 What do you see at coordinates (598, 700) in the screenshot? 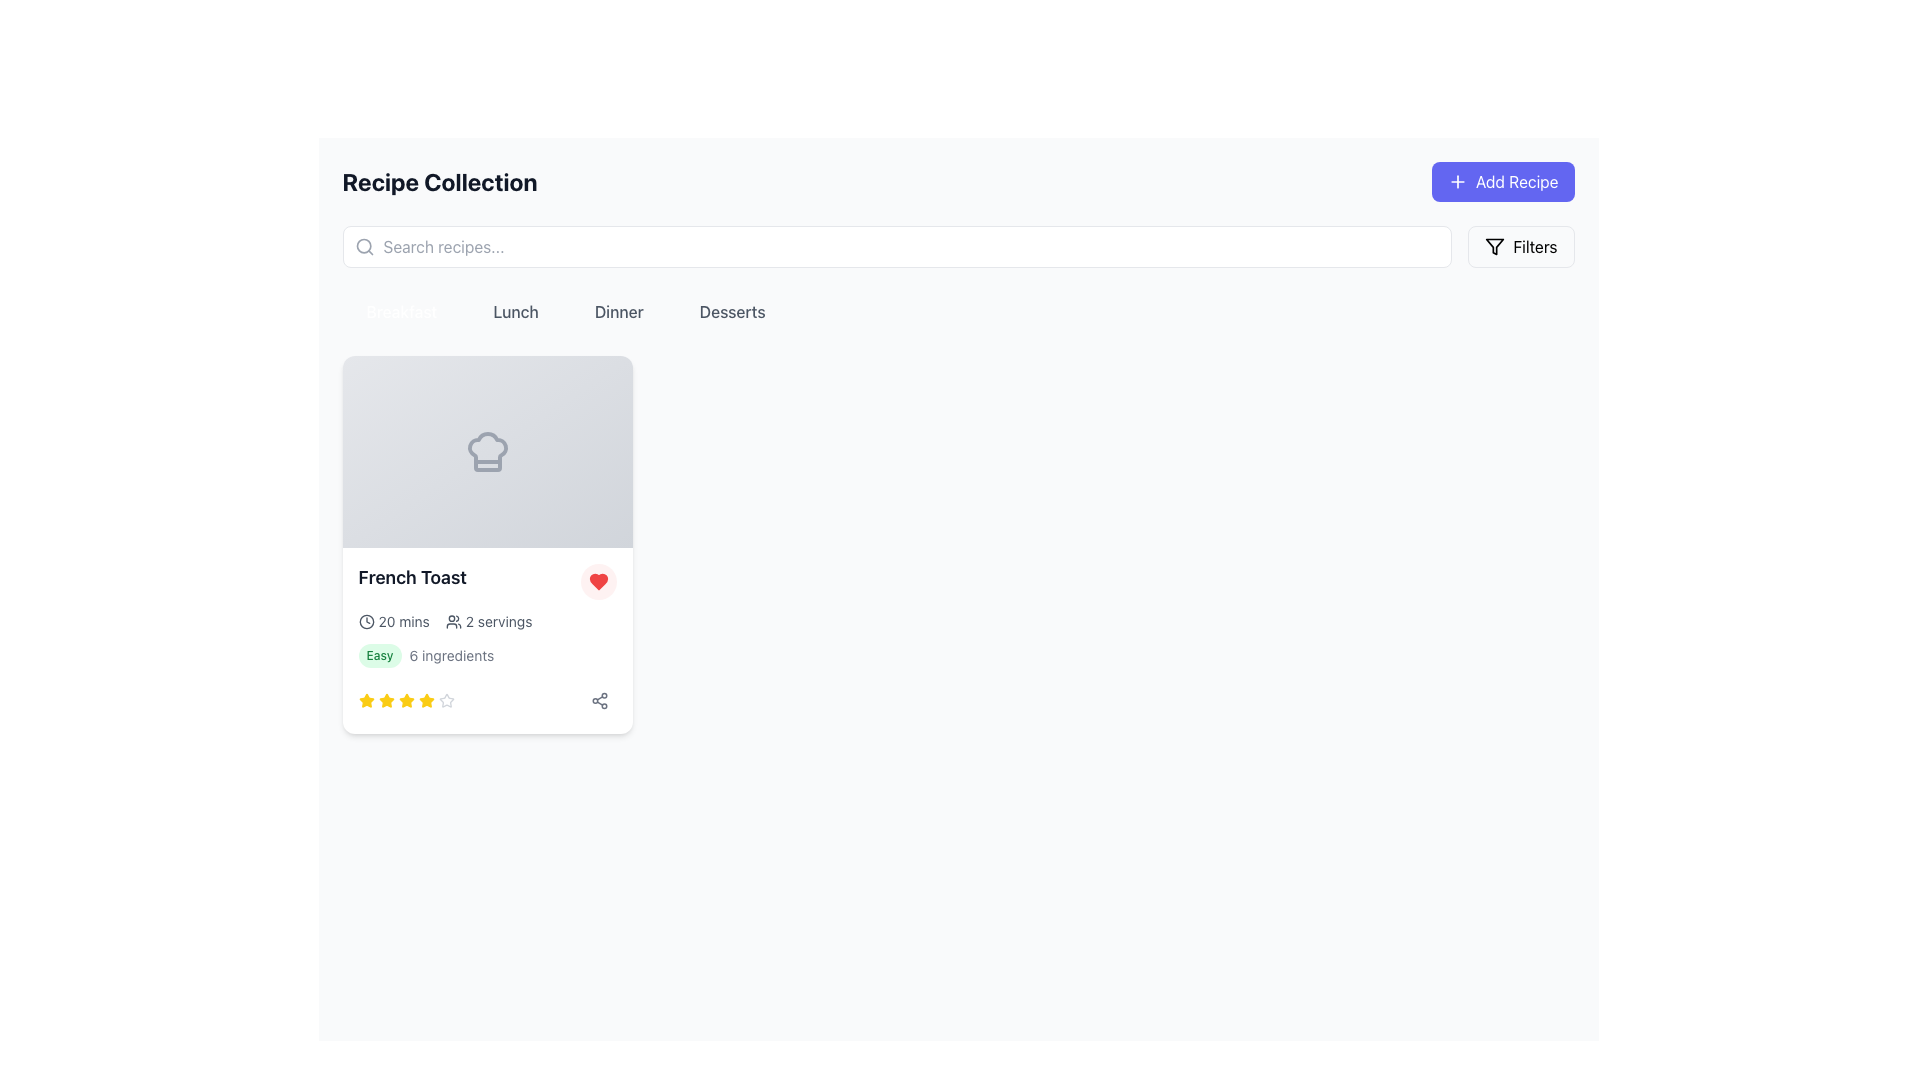
I see `the share icon, which features three solid circles connected by diagonal lines, located at the top-right corner of its rounded button` at bounding box center [598, 700].